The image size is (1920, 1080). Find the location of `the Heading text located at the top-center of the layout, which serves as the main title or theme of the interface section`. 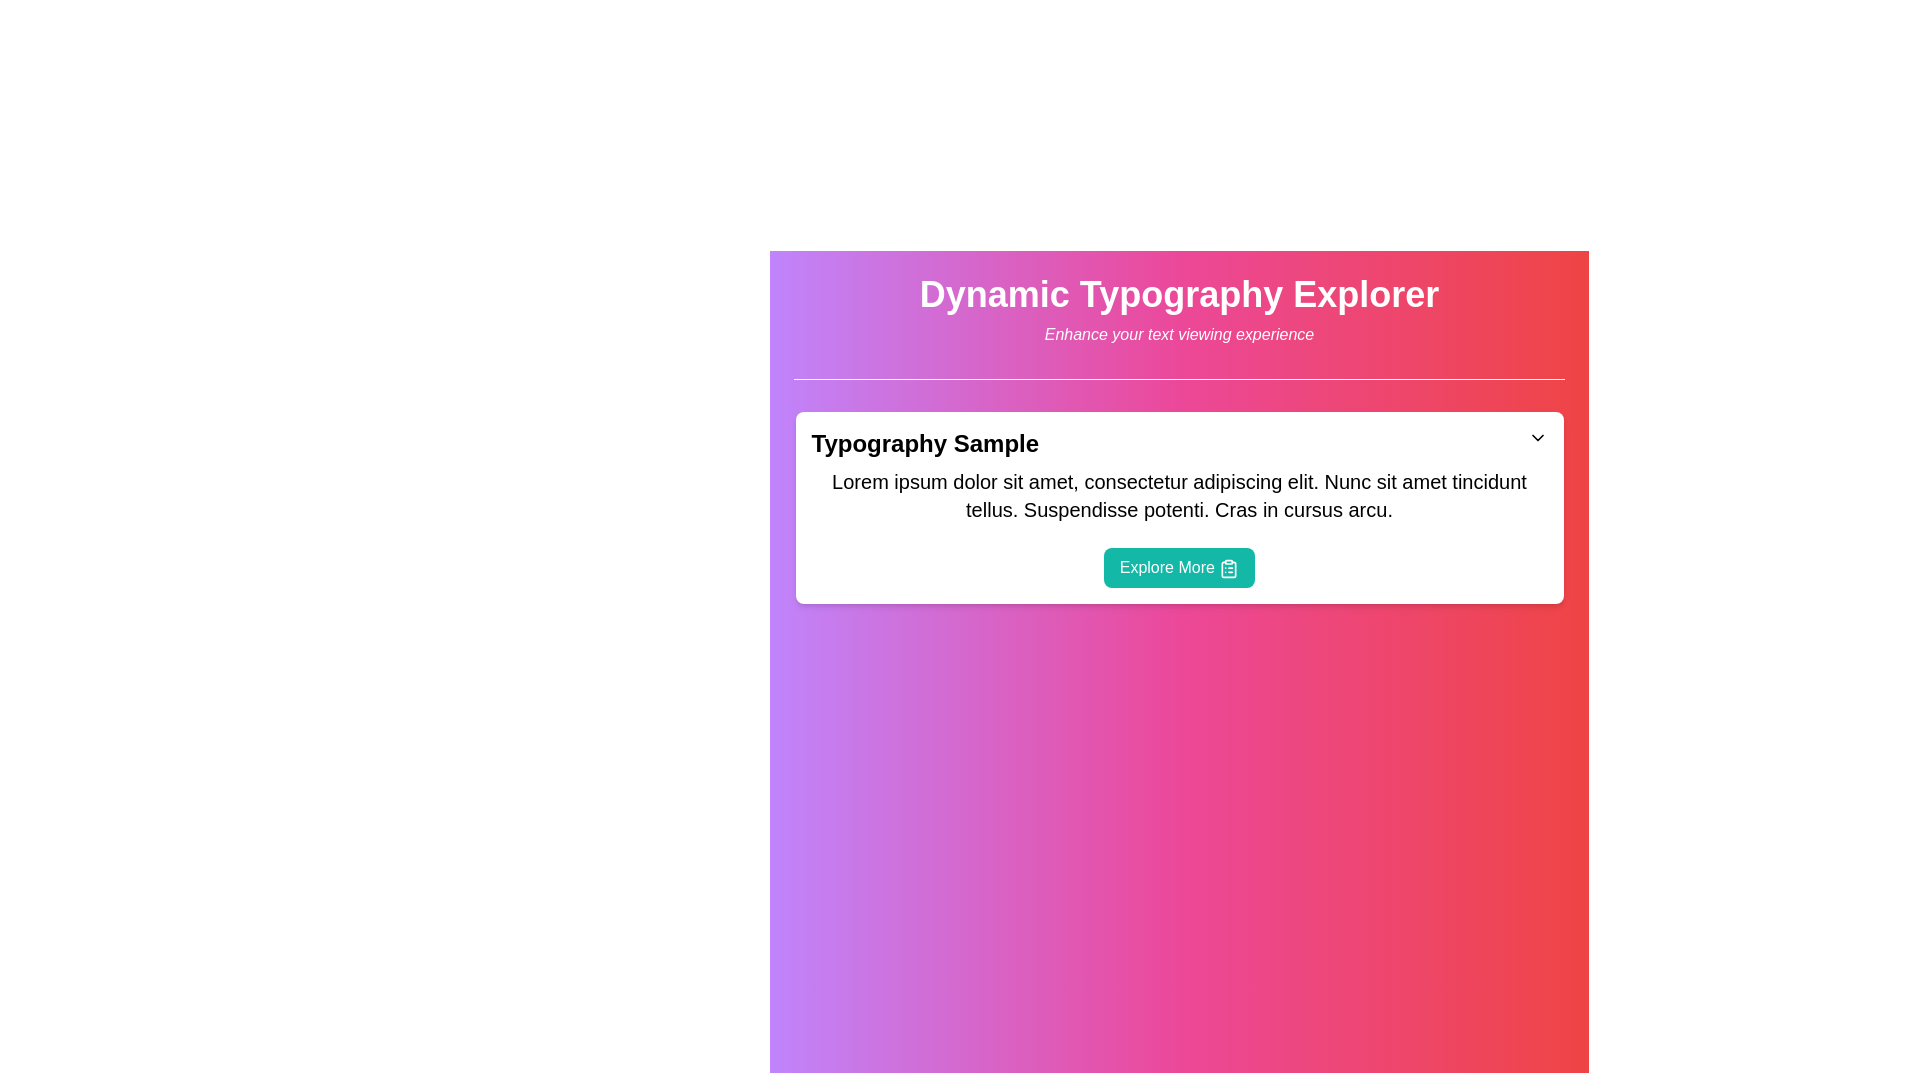

the Heading text located at the top-center of the layout, which serves as the main title or theme of the interface section is located at coordinates (1179, 294).